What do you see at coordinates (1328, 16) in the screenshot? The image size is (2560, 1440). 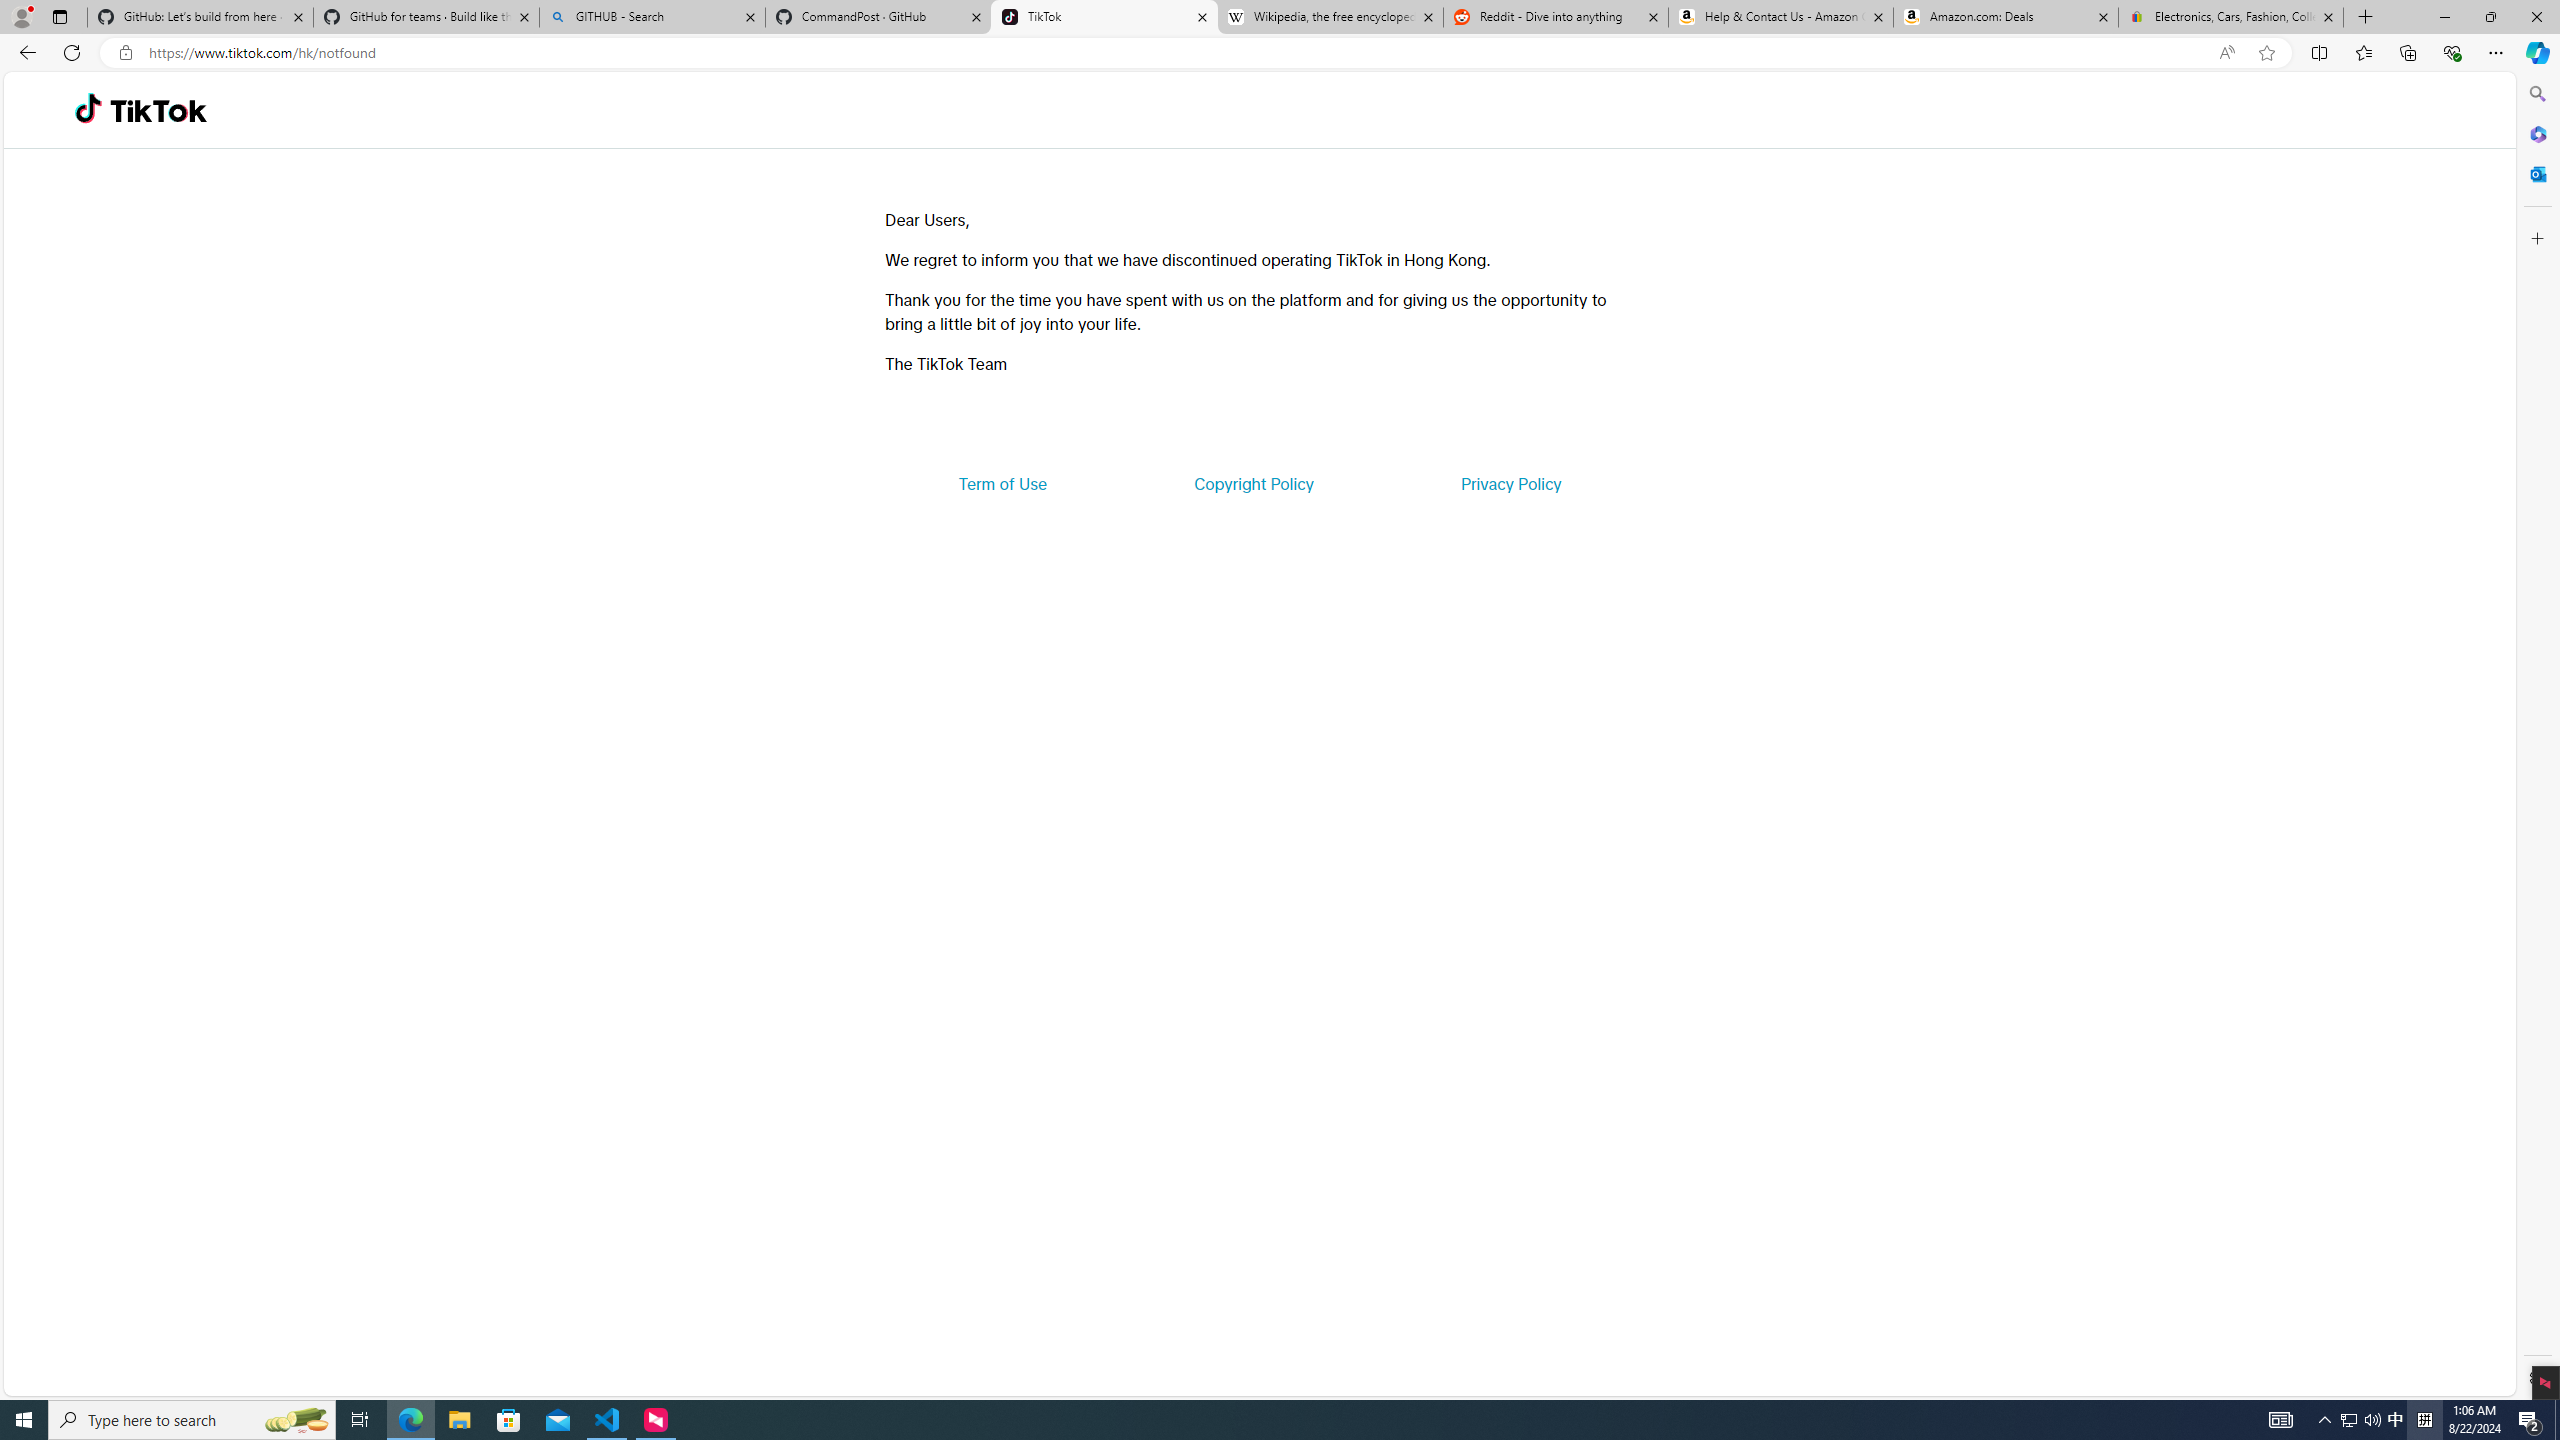 I see `'Wikipedia, the free encyclopedia'` at bounding box center [1328, 16].